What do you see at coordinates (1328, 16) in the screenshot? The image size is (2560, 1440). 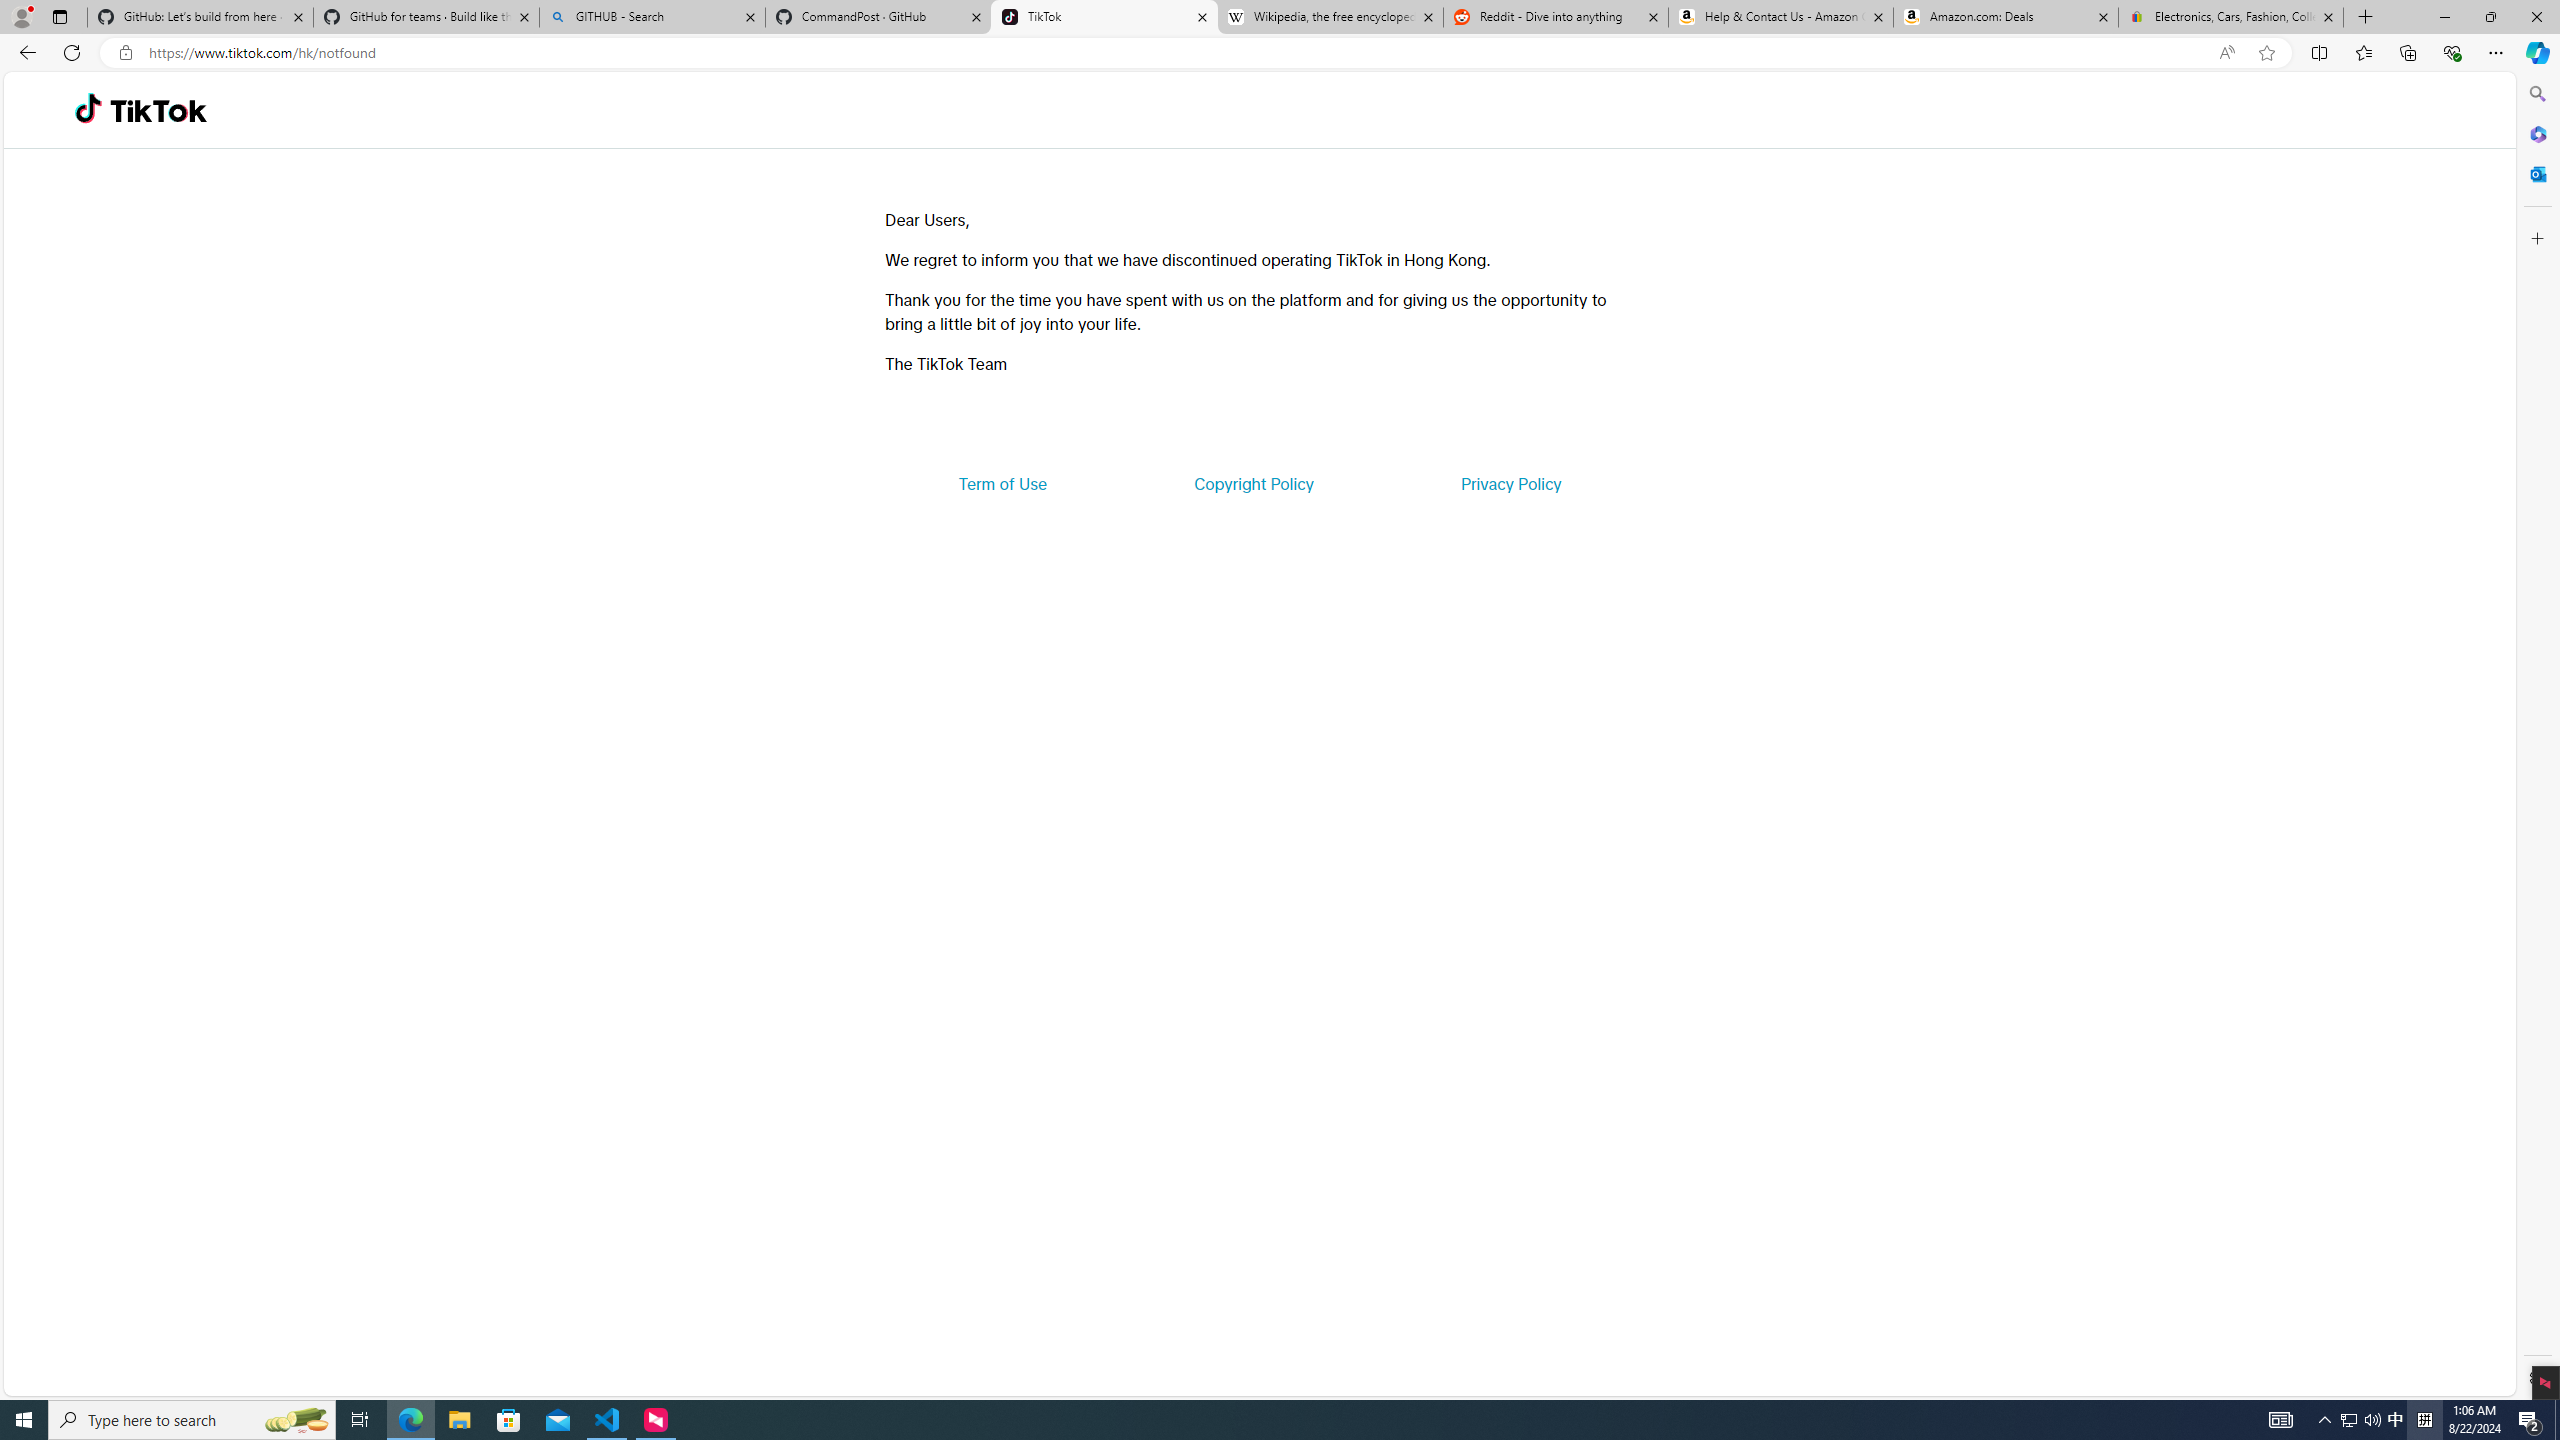 I see `'Wikipedia, the free encyclopedia'` at bounding box center [1328, 16].